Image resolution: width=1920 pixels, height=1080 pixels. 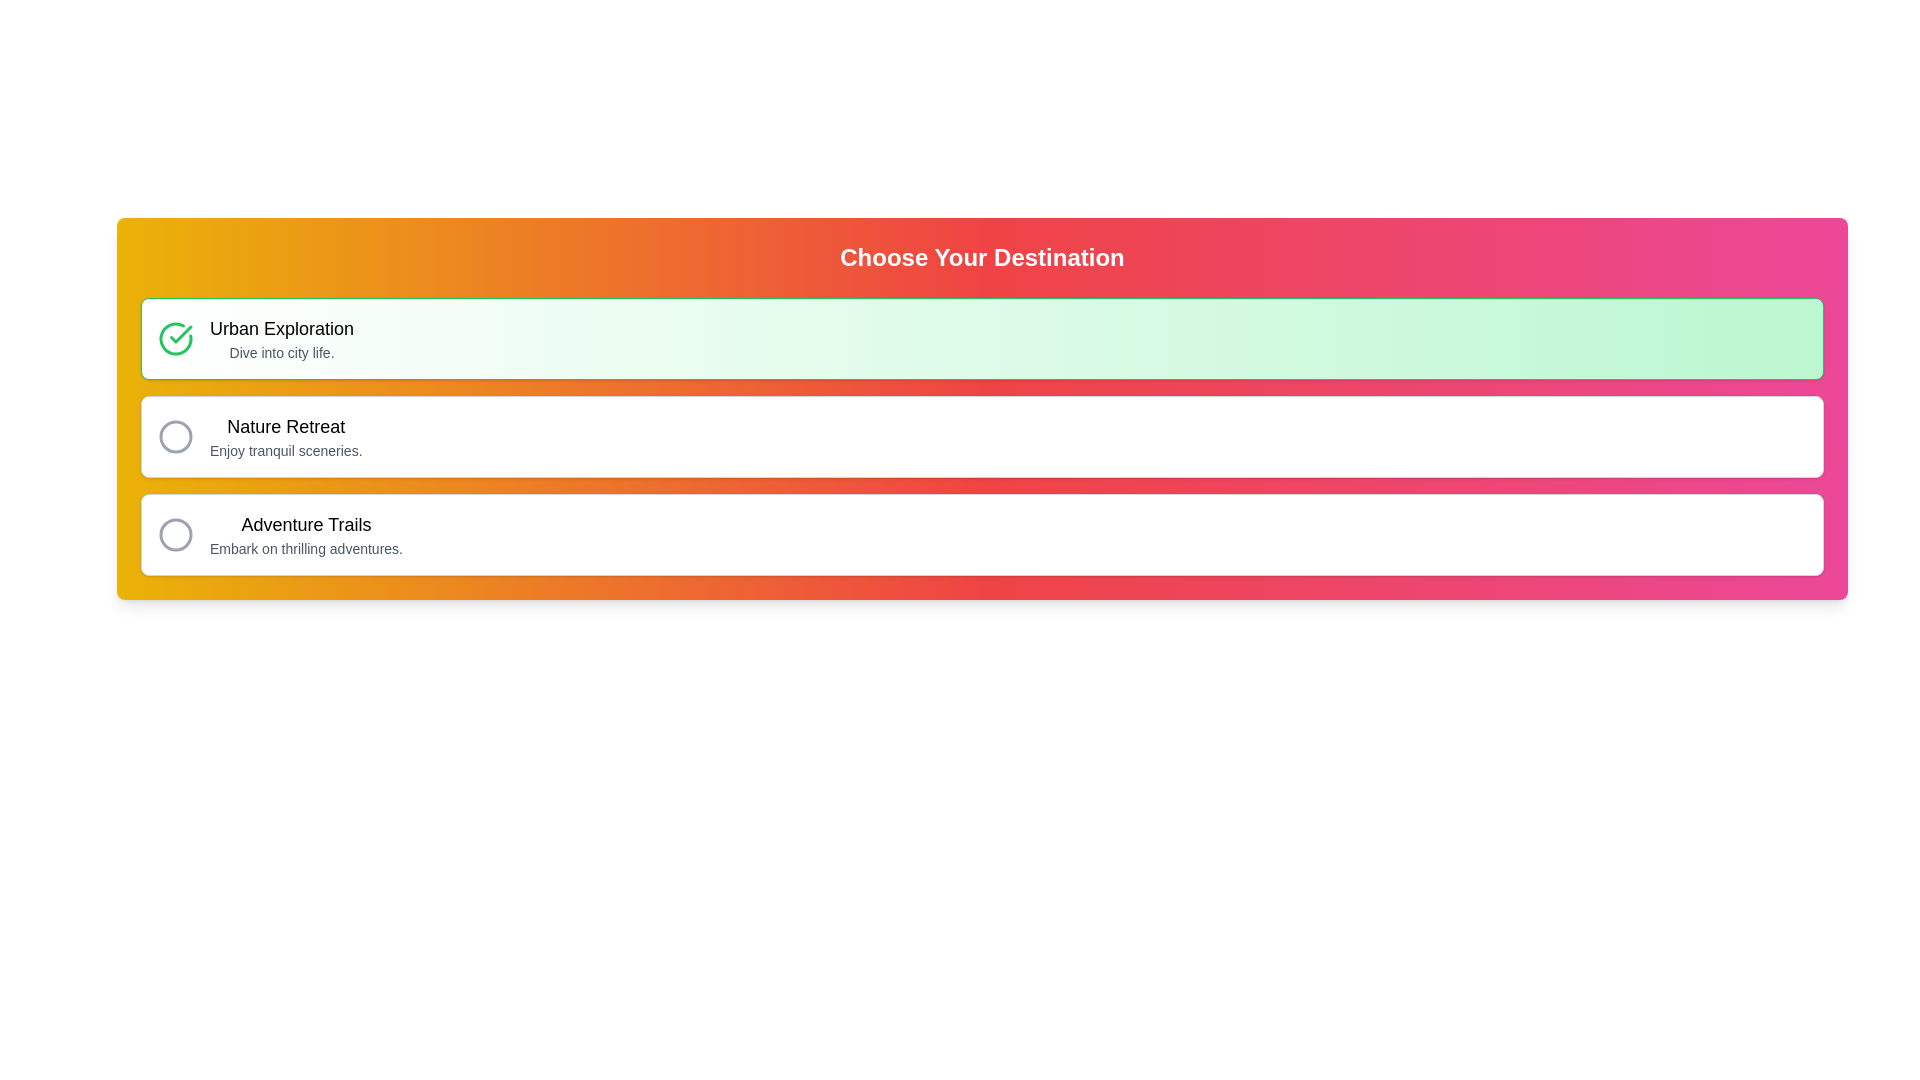 I want to click on text label displaying 'Dive into city life.' positioned directly below 'Urban Exploration.', so click(x=281, y=352).